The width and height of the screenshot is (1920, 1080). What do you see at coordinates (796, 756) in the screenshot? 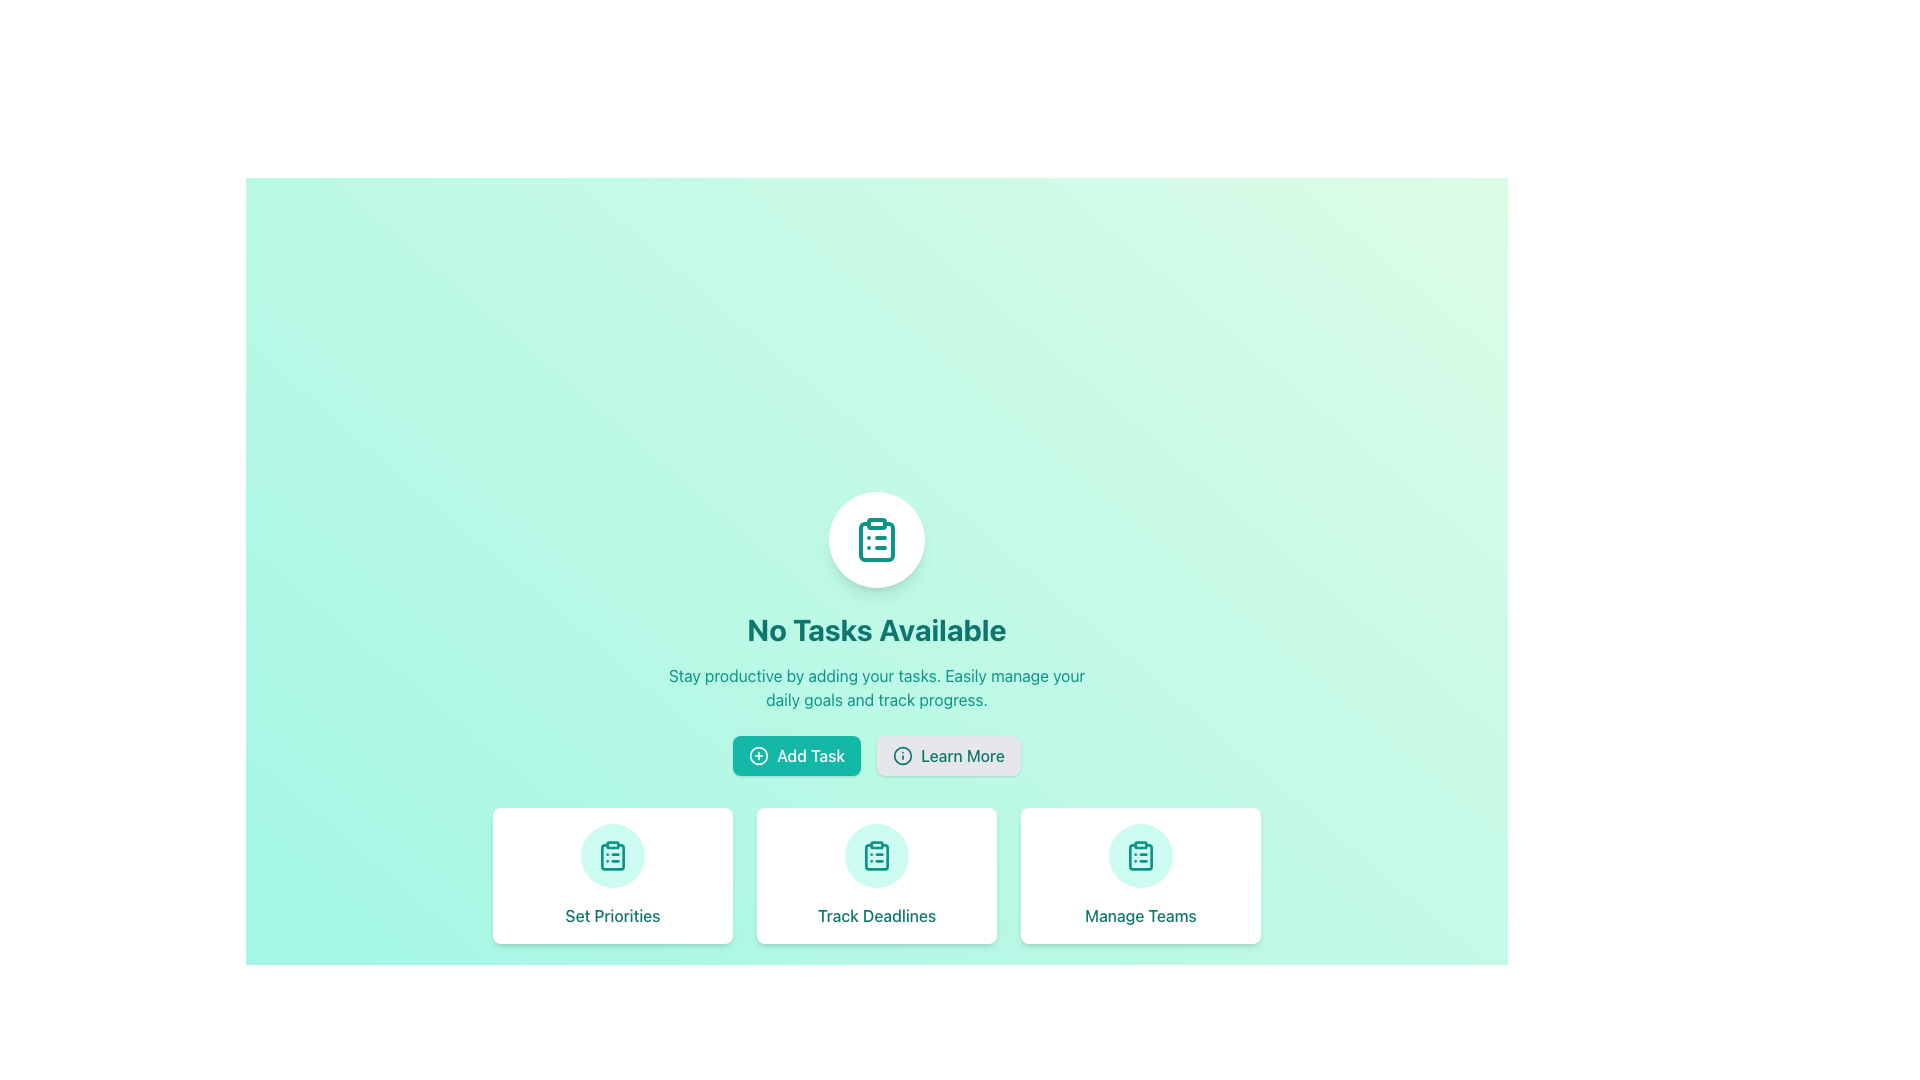
I see `the rounded teal 'Add Task' button with white text and a plus icon, located under the 'No Tasks Available' header` at bounding box center [796, 756].